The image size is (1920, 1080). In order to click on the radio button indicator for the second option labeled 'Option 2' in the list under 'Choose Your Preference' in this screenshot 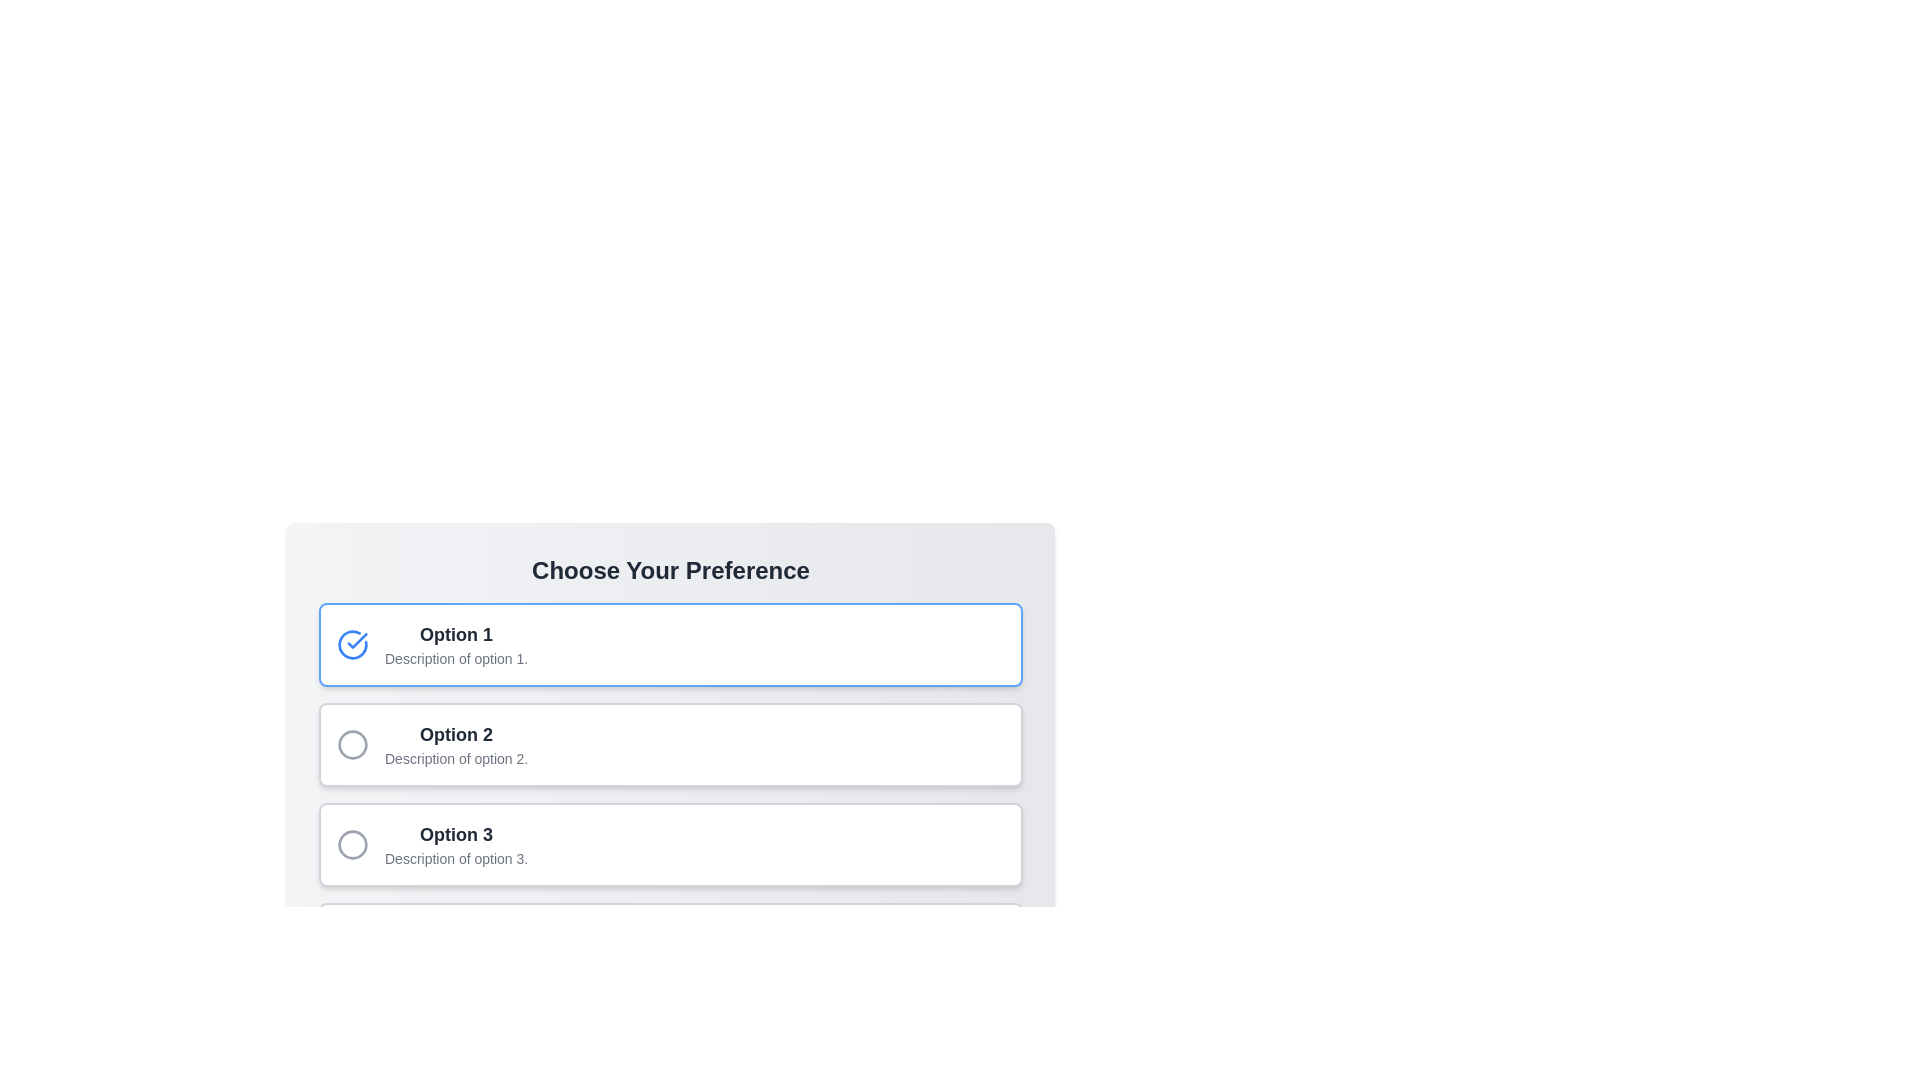, I will do `click(353, 744)`.